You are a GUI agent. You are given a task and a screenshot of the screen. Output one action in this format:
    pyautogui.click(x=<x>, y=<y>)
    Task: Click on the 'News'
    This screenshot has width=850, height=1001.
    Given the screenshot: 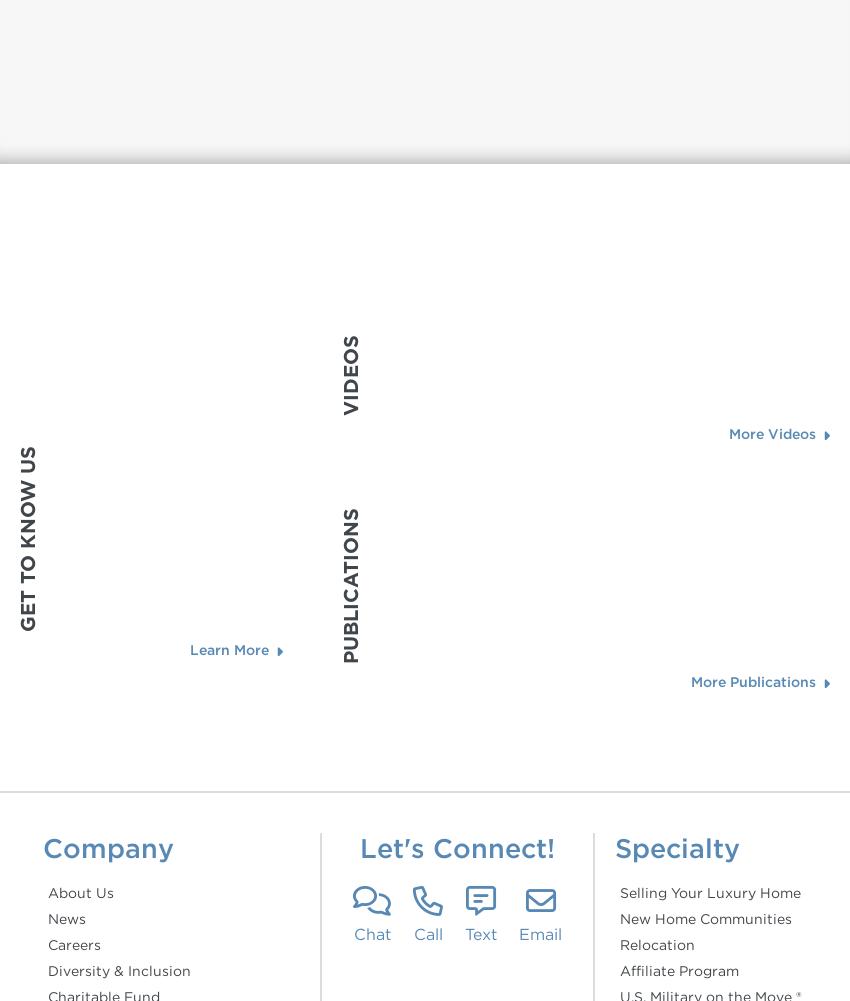 What is the action you would take?
    pyautogui.click(x=66, y=918)
    